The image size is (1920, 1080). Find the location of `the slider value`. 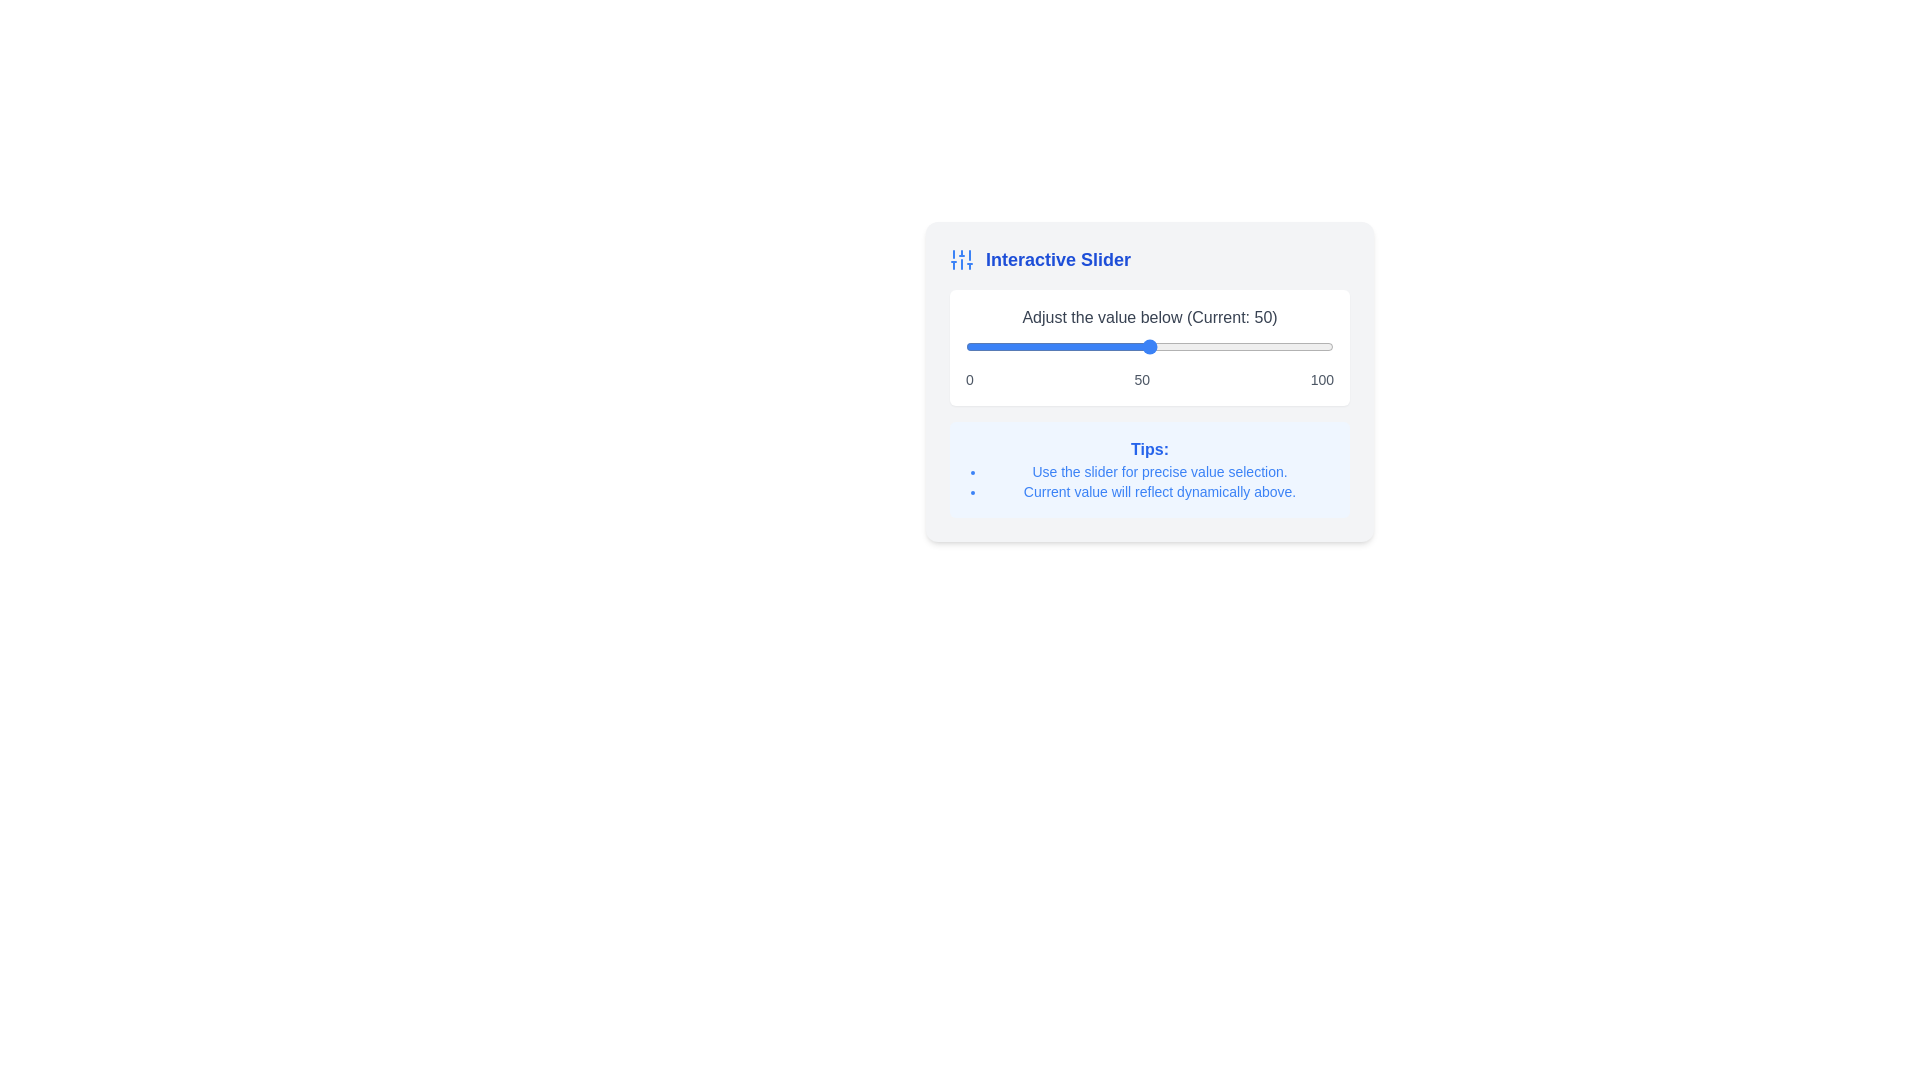

the slider value is located at coordinates (1322, 346).